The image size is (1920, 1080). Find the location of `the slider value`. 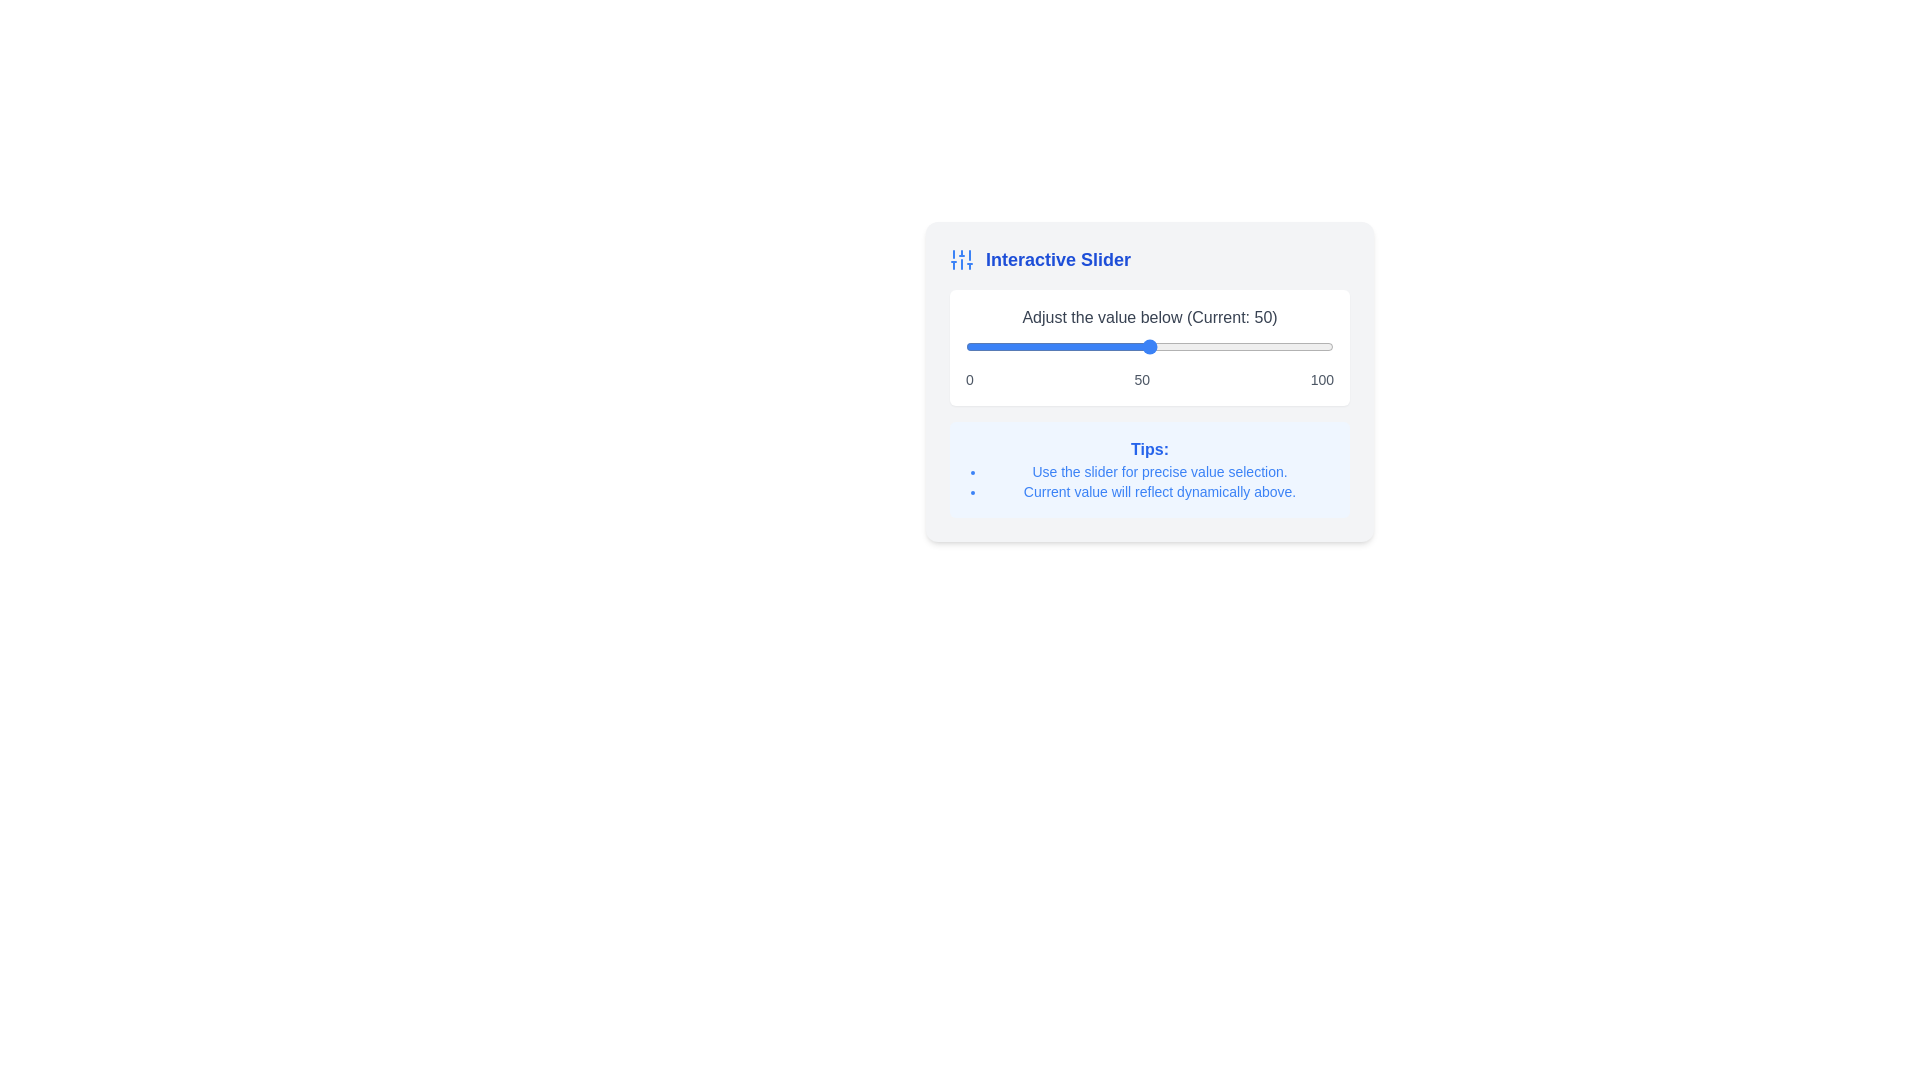

the slider value is located at coordinates (1322, 346).